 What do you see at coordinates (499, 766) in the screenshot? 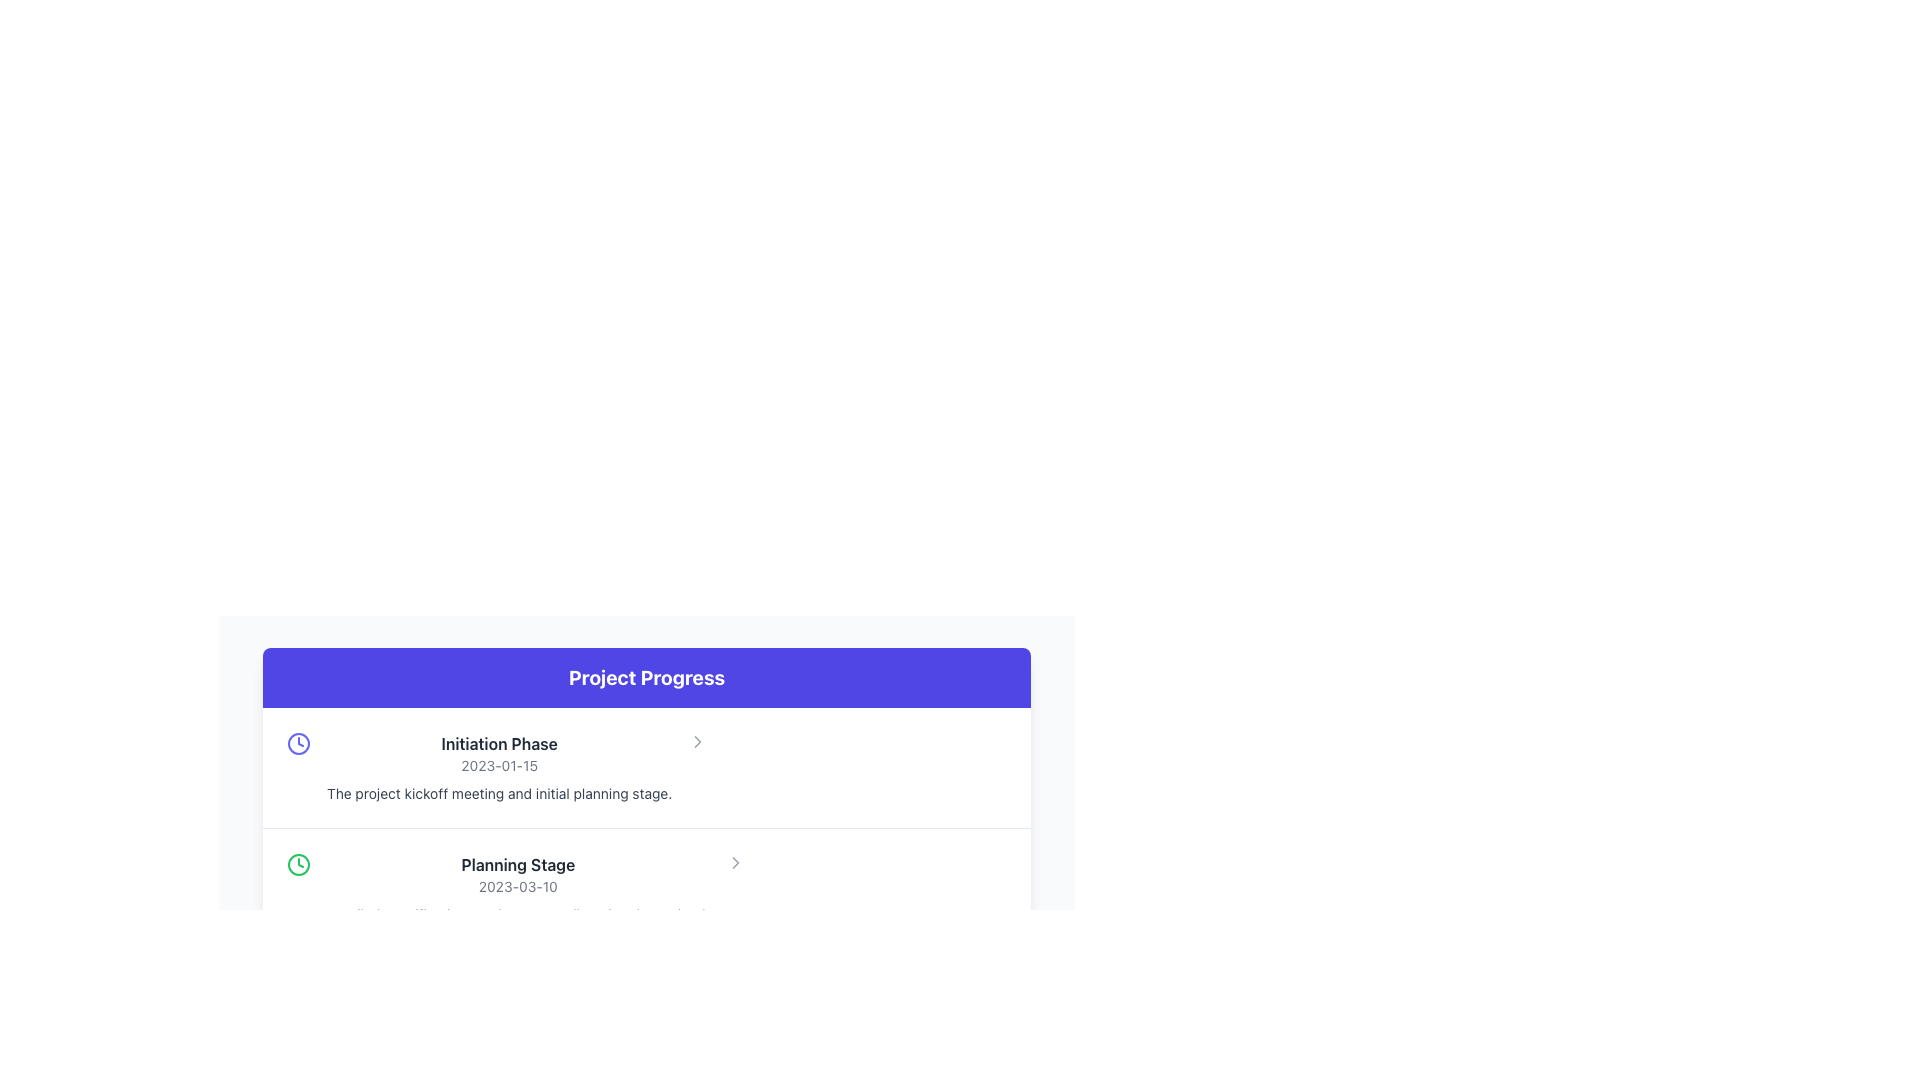
I see `informational text block located above the 'Planning Stage' block in the 'Project Progress' section` at bounding box center [499, 766].